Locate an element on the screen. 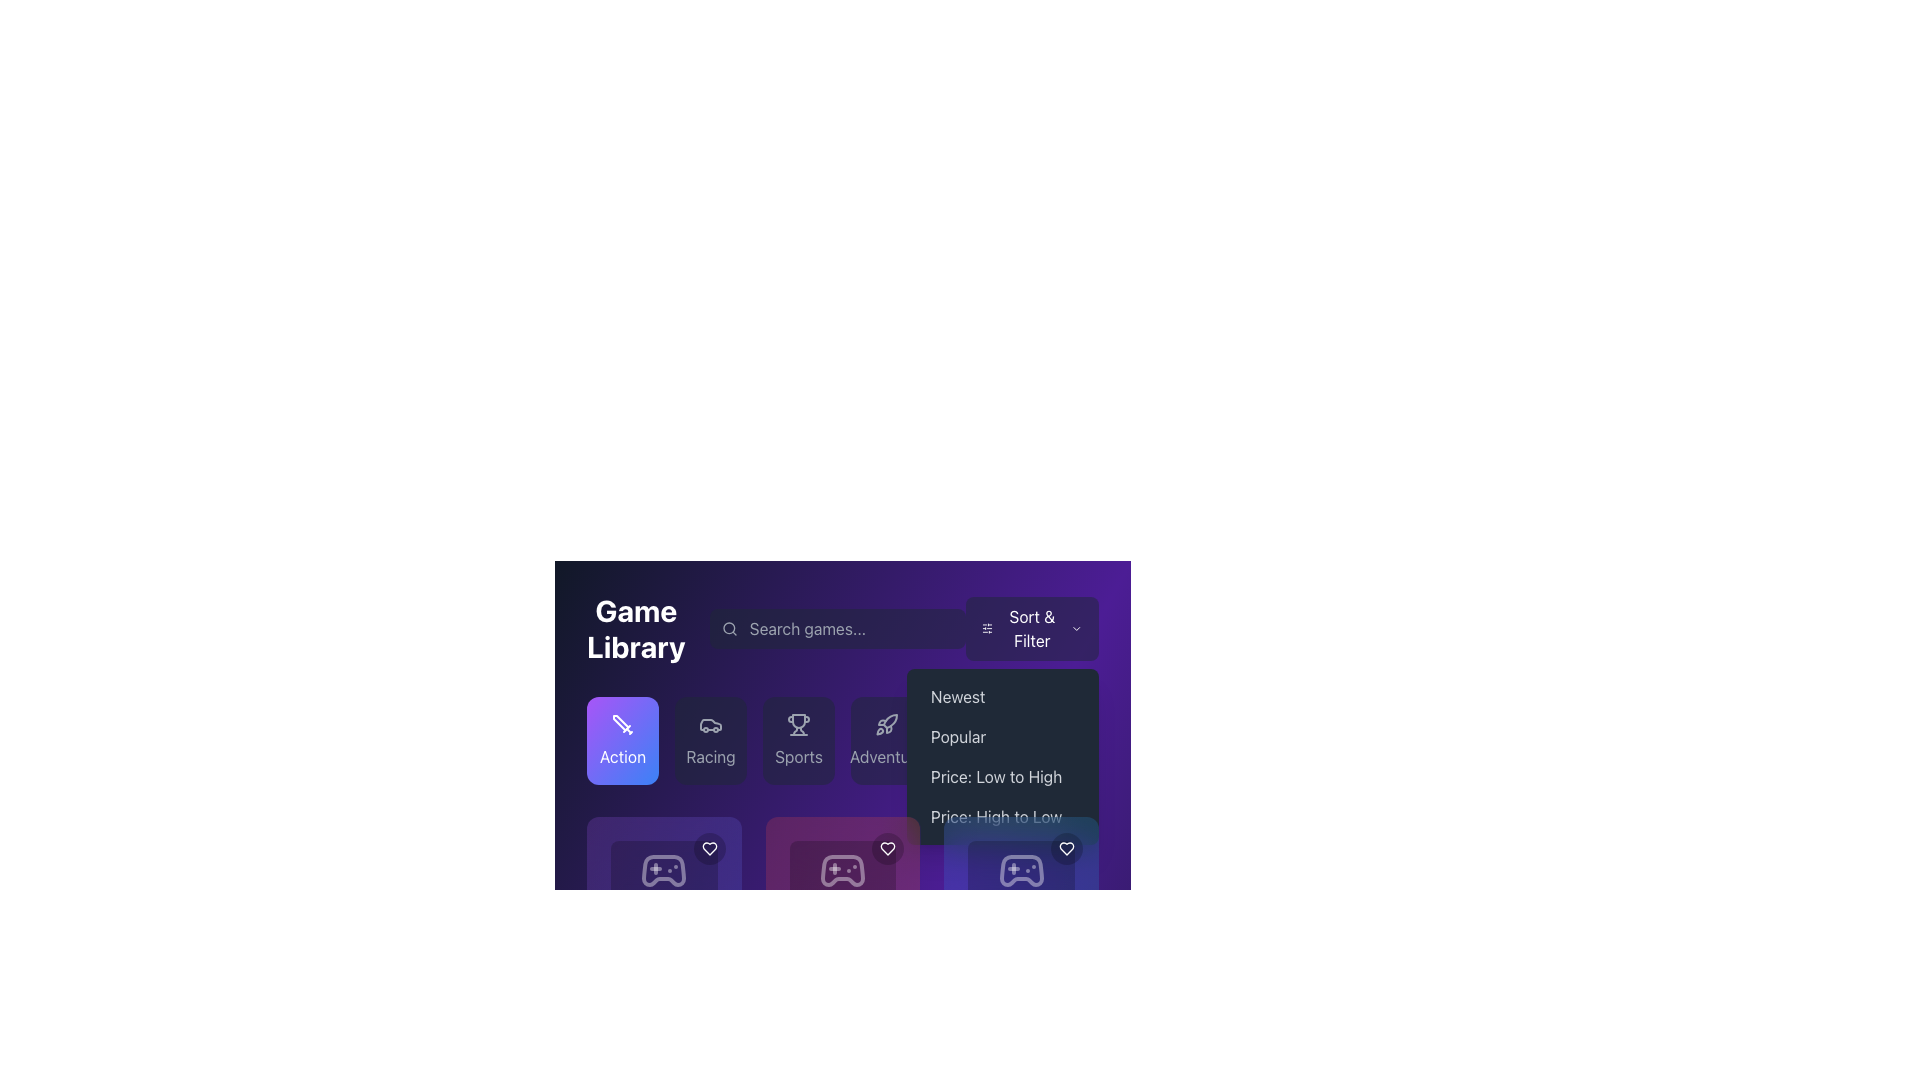 The height and width of the screenshot is (1080, 1920). the static decorative image of a game controller located within the game listing card, positioned below the heart icon is located at coordinates (664, 870).